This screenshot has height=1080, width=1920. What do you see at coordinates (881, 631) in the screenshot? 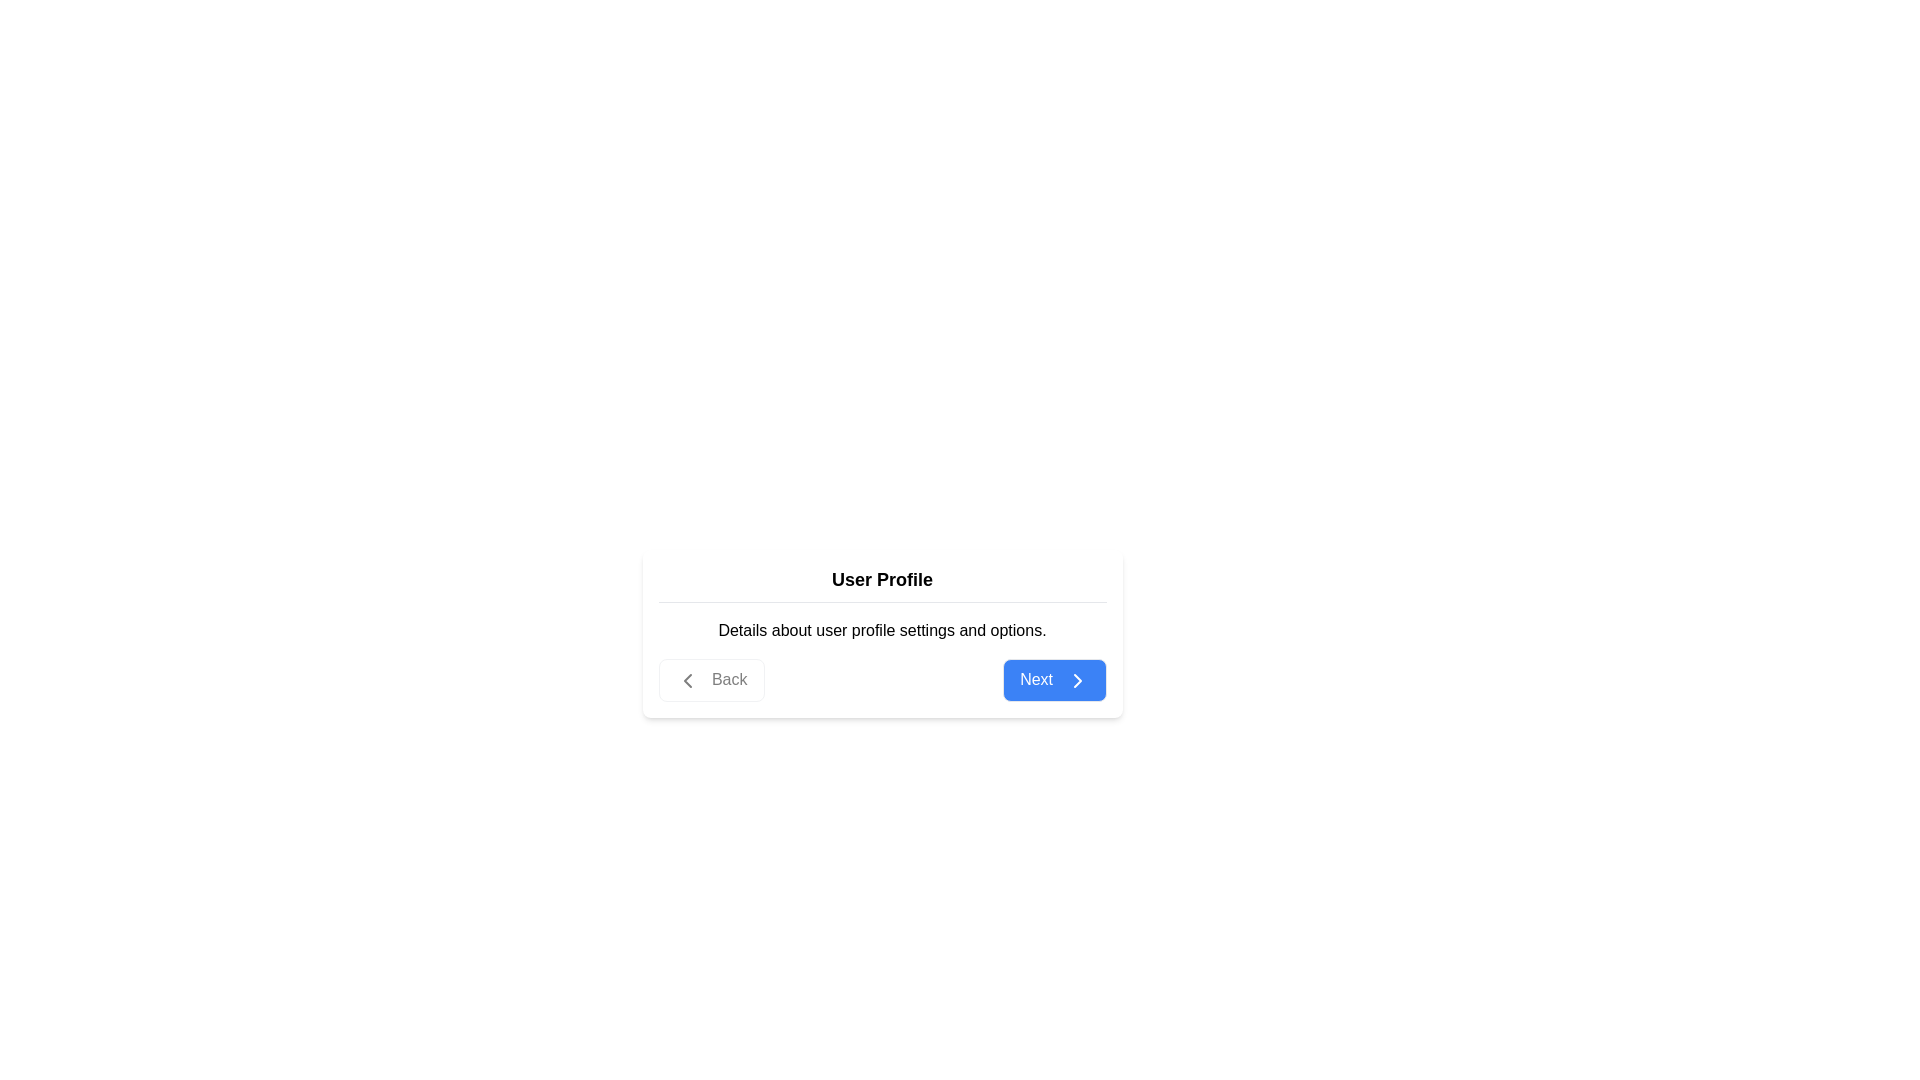
I see `the Static Text element that contains the text 'Details about user profile settings and options.' located below the 'User Profile' section heading` at bounding box center [881, 631].